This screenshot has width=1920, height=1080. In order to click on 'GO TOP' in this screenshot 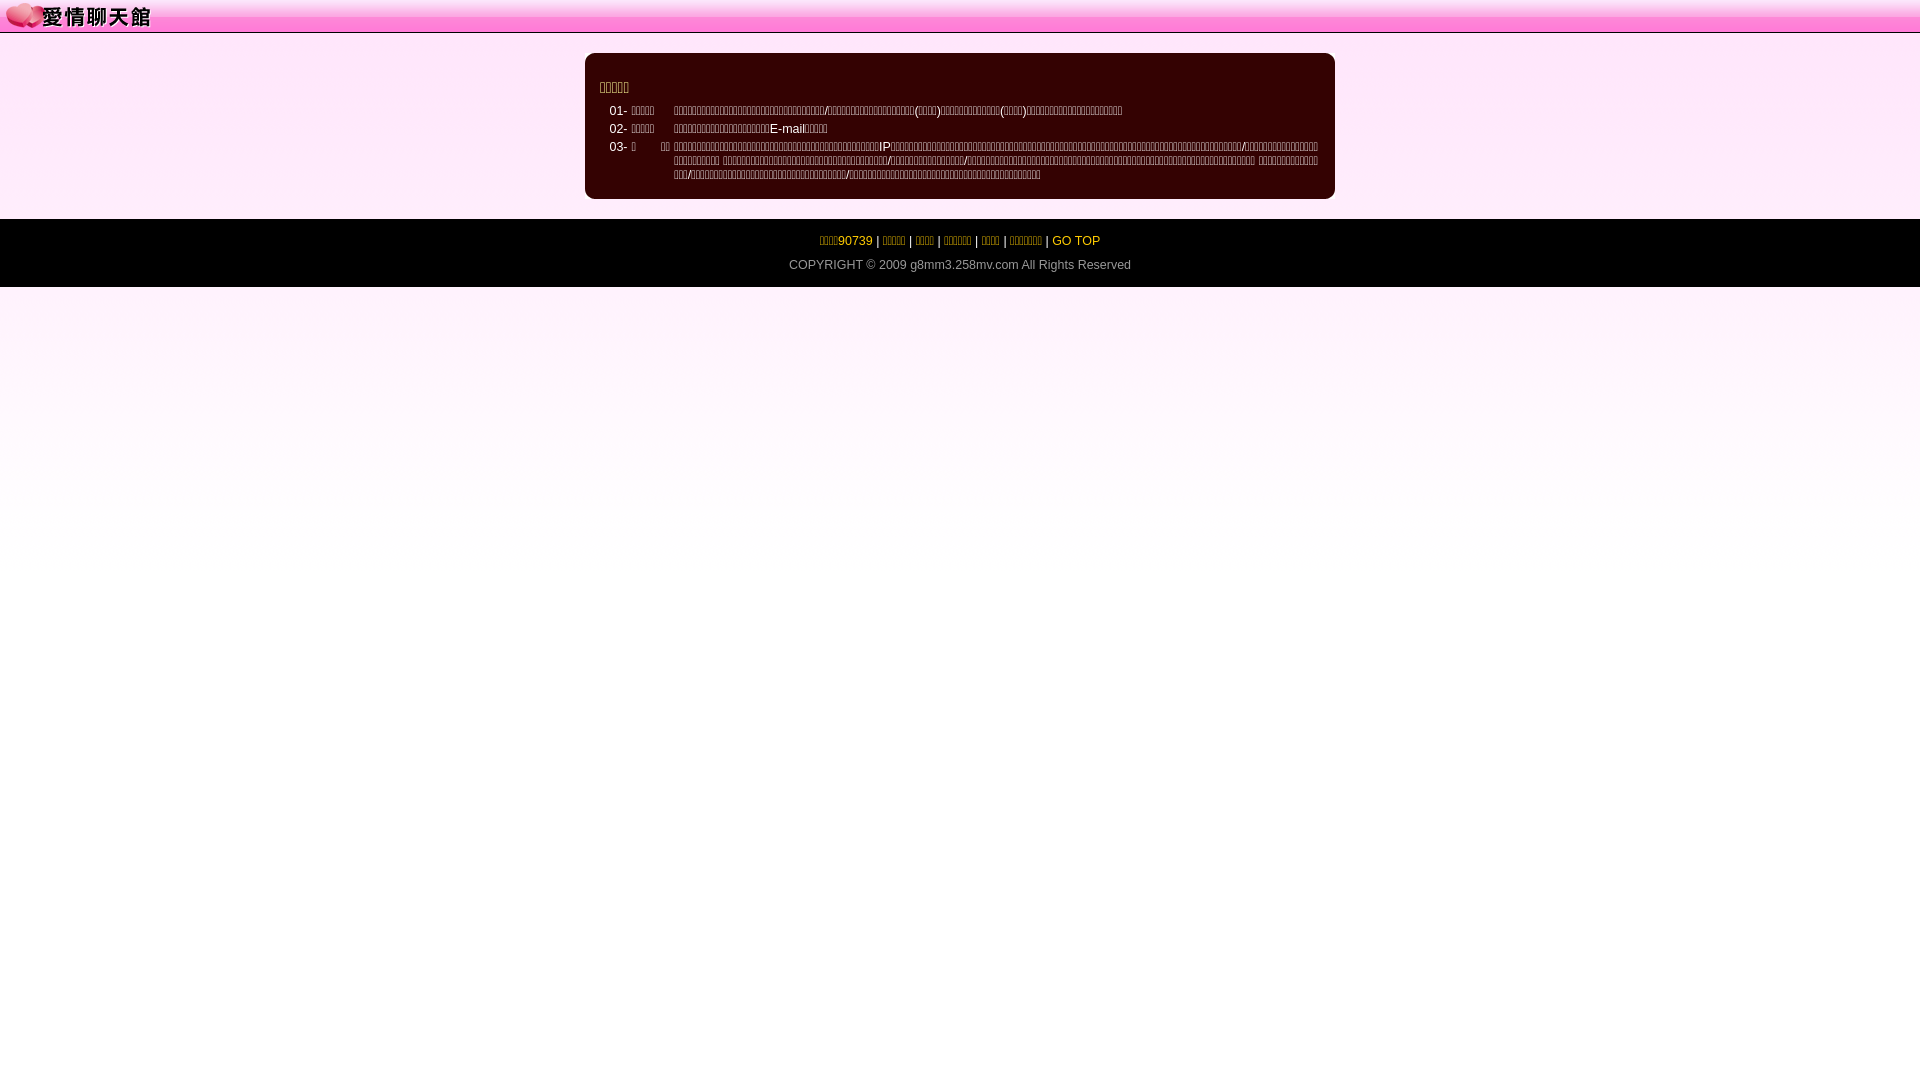, I will do `click(1074, 239)`.